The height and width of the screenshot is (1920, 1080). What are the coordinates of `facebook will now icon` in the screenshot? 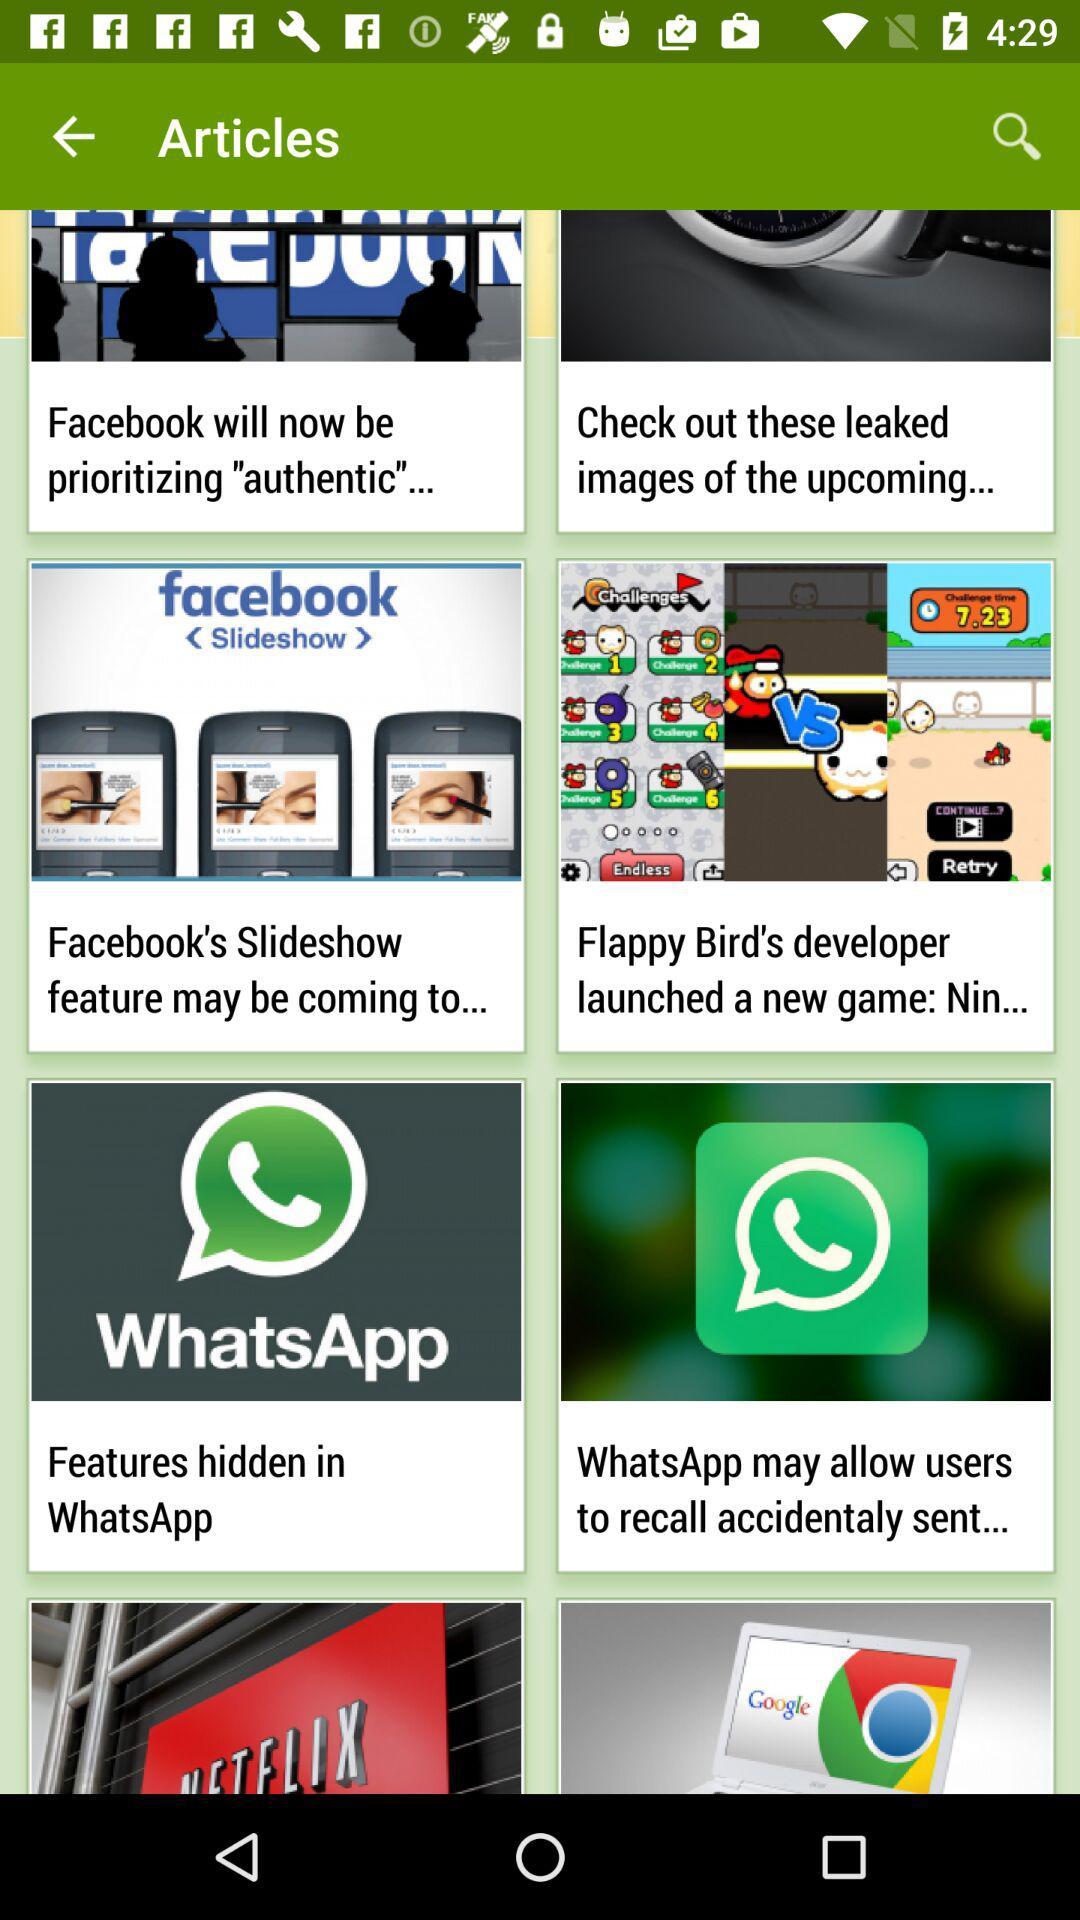 It's located at (276, 444).